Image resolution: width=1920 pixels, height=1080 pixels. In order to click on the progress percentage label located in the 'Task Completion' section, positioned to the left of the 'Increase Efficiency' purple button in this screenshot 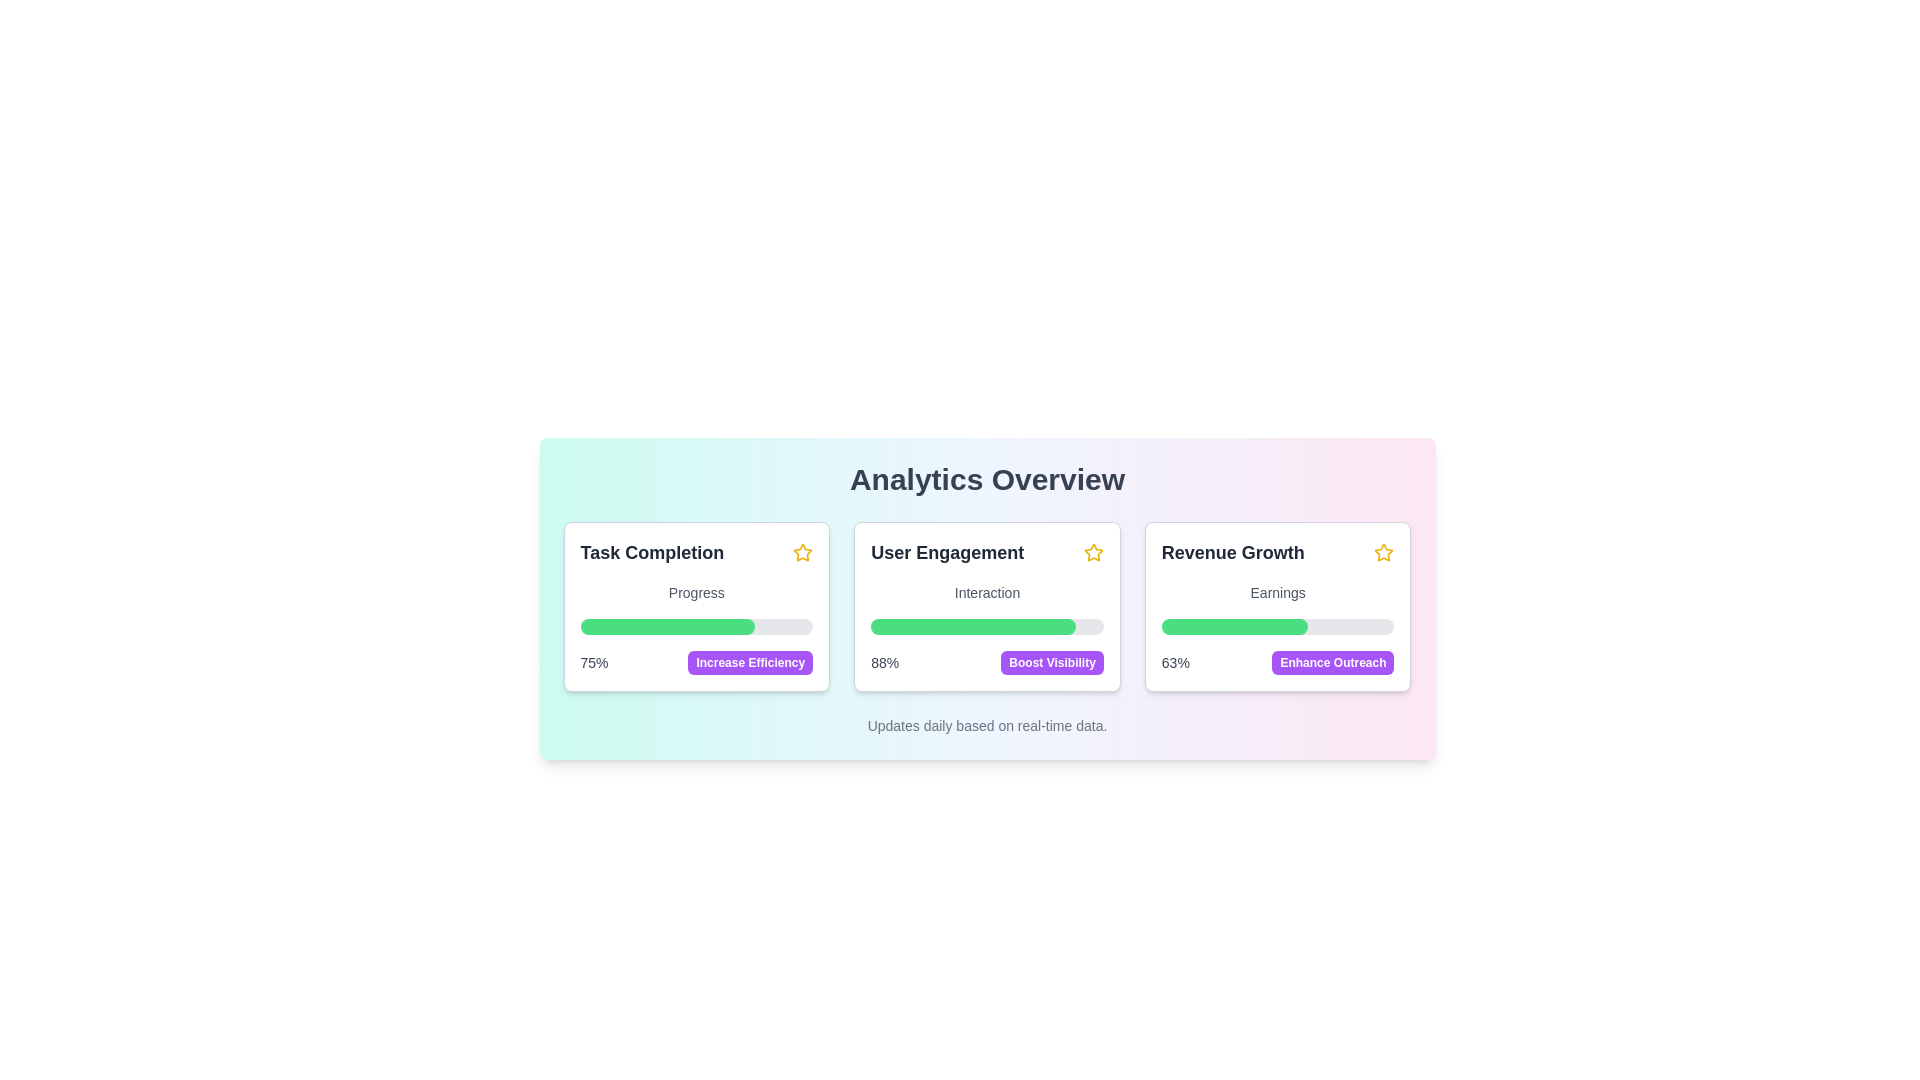, I will do `click(593, 663)`.